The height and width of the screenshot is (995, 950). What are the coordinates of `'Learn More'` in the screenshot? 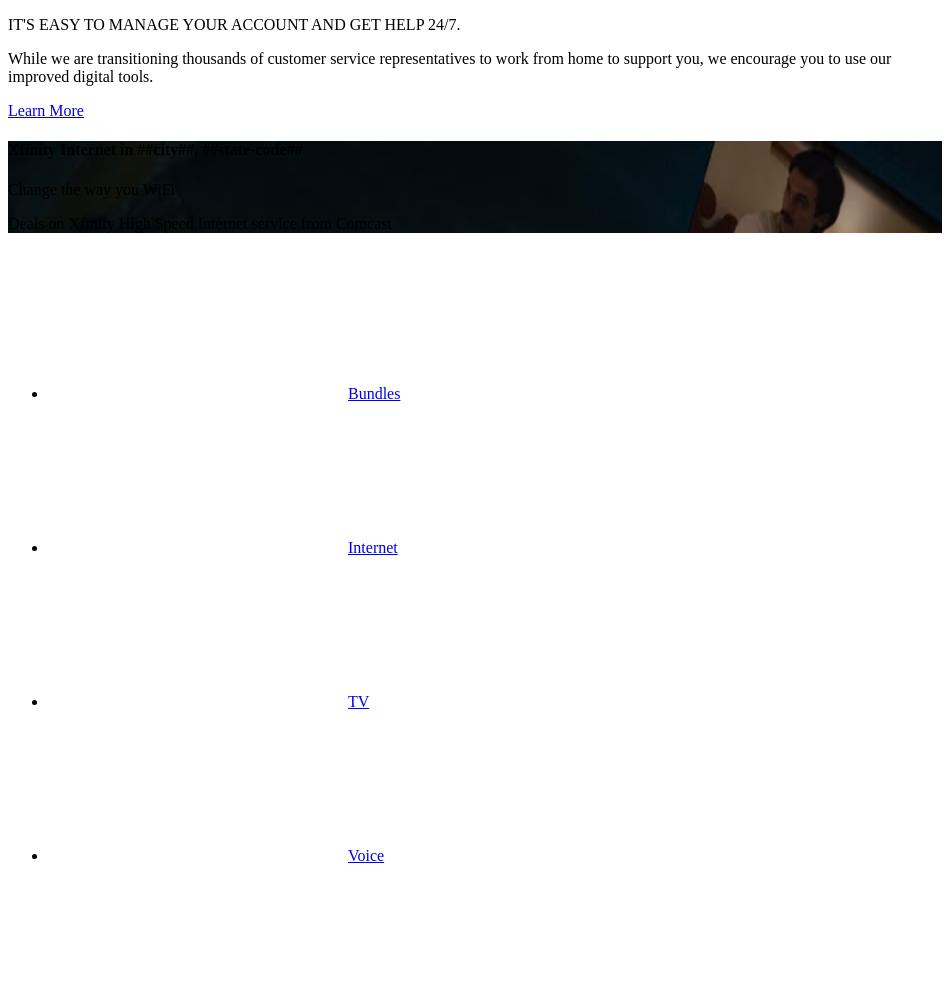 It's located at (45, 110).